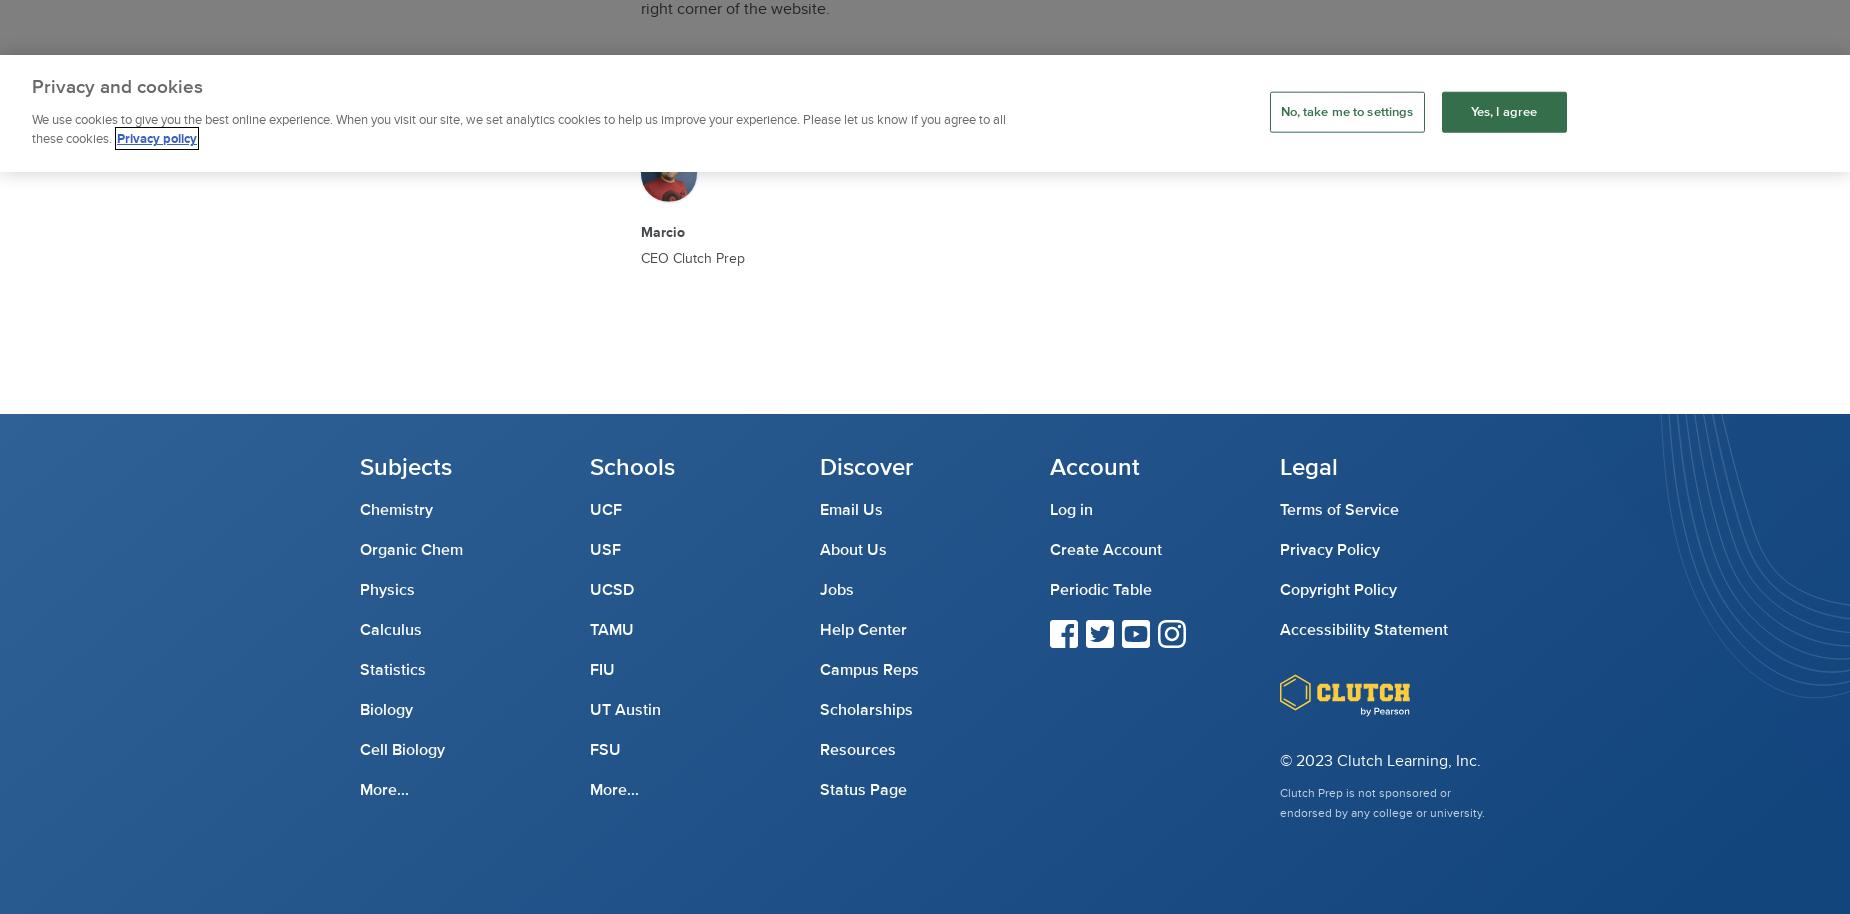  What do you see at coordinates (1337, 589) in the screenshot?
I see `'Copyright Policy'` at bounding box center [1337, 589].